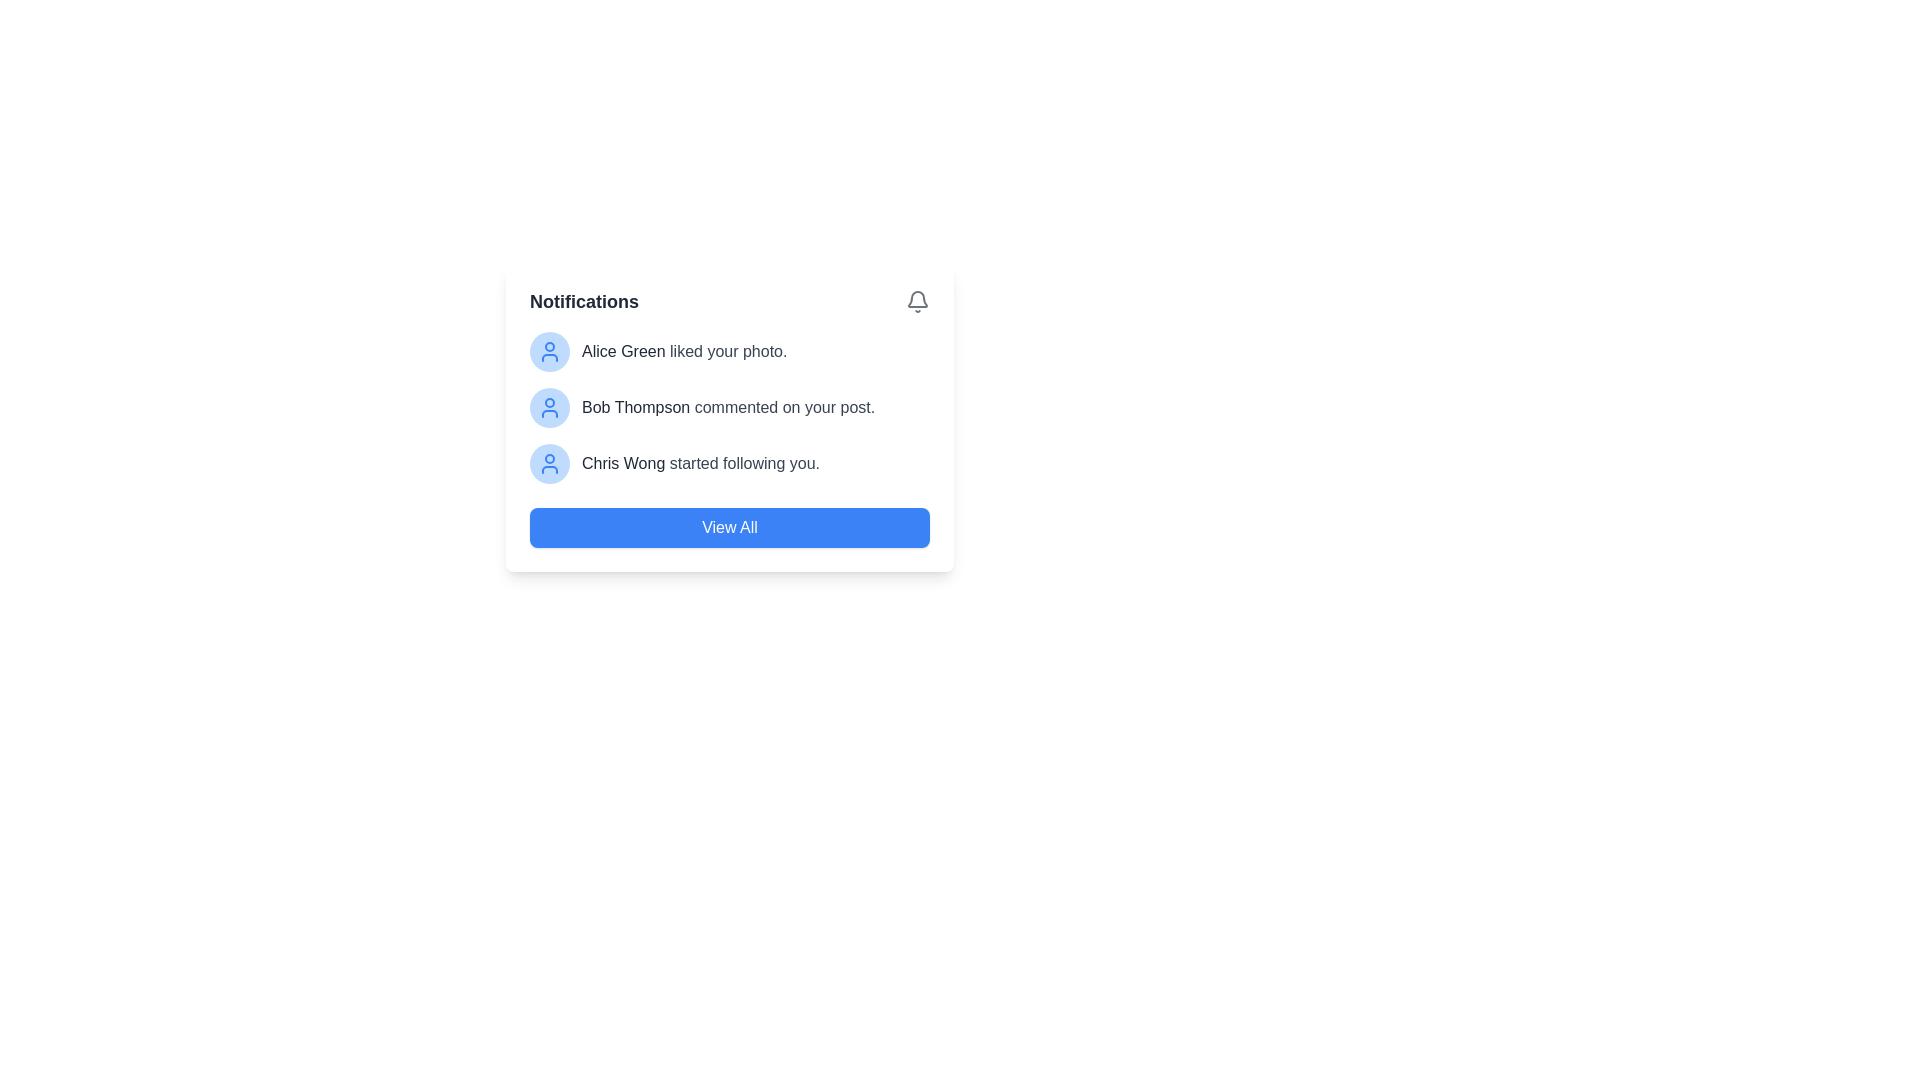 The width and height of the screenshot is (1920, 1080). Describe the element at coordinates (635, 406) in the screenshot. I see `the text label displaying 'Bob Thompson' in the second notification item of the notification panel, which is part of the message 'Bob Thompson commented on your post.'` at that location.